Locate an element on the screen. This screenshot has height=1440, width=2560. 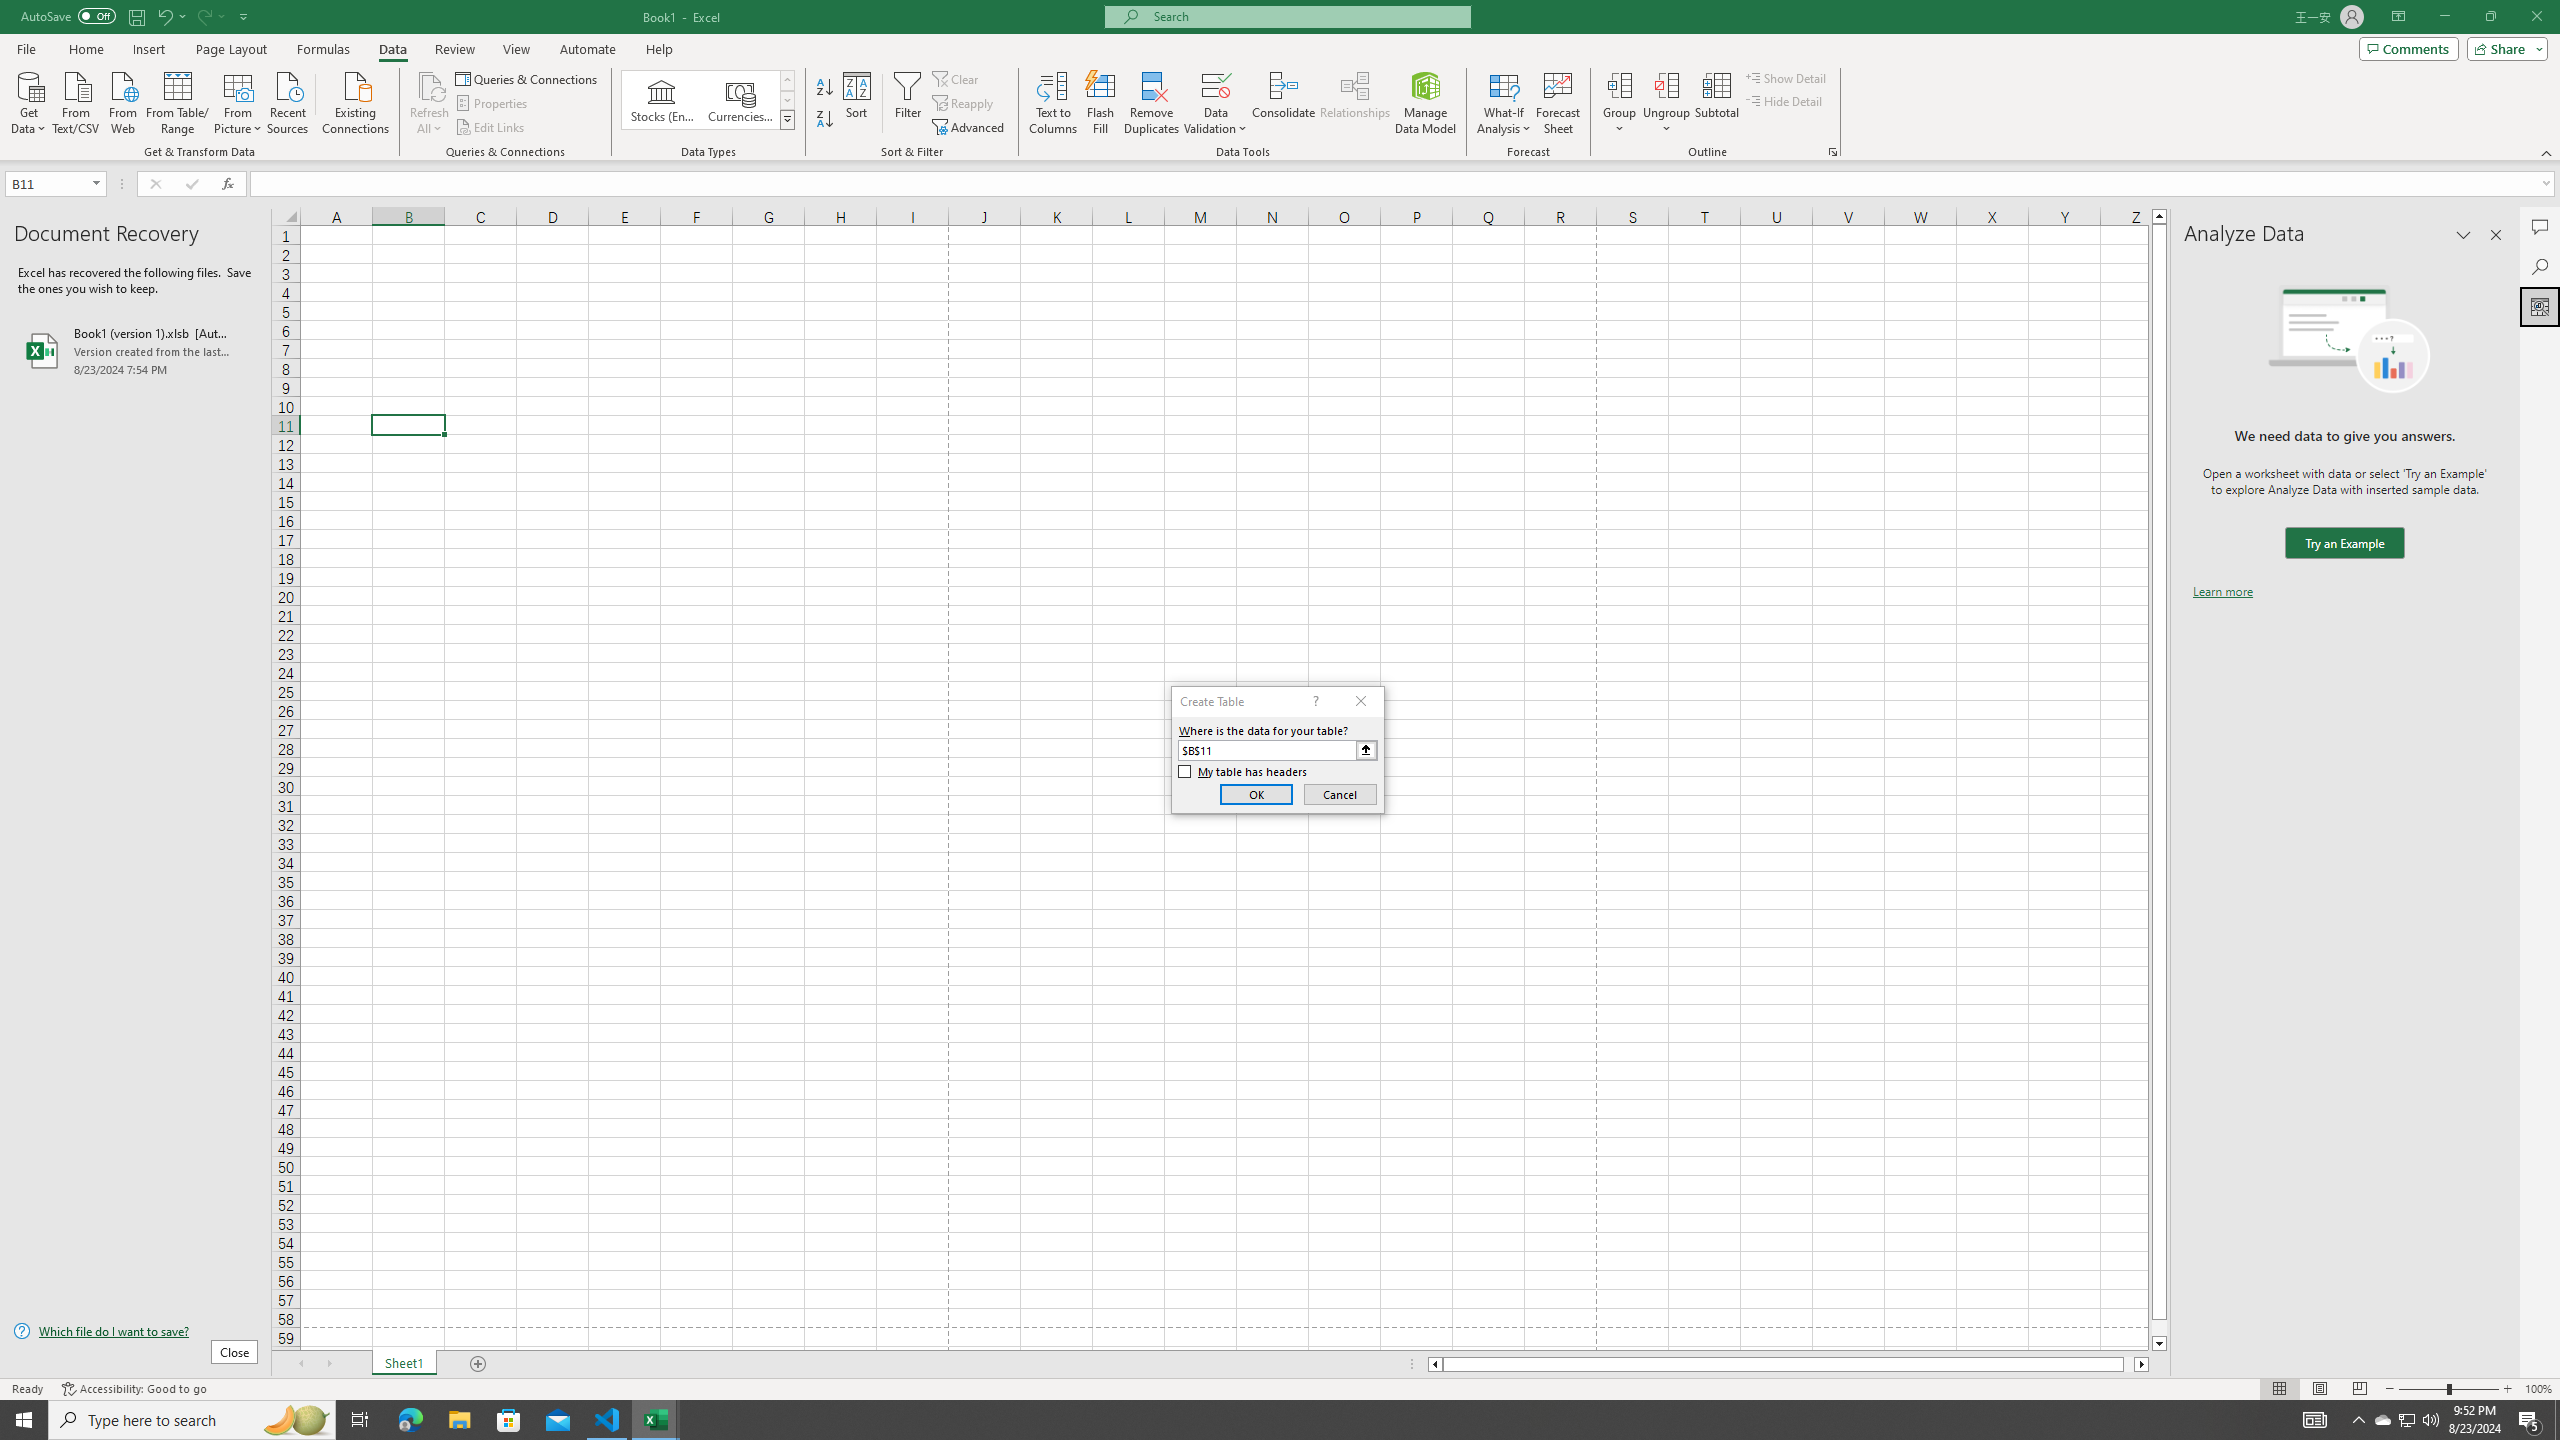
'Group...' is located at coordinates (1619, 103).